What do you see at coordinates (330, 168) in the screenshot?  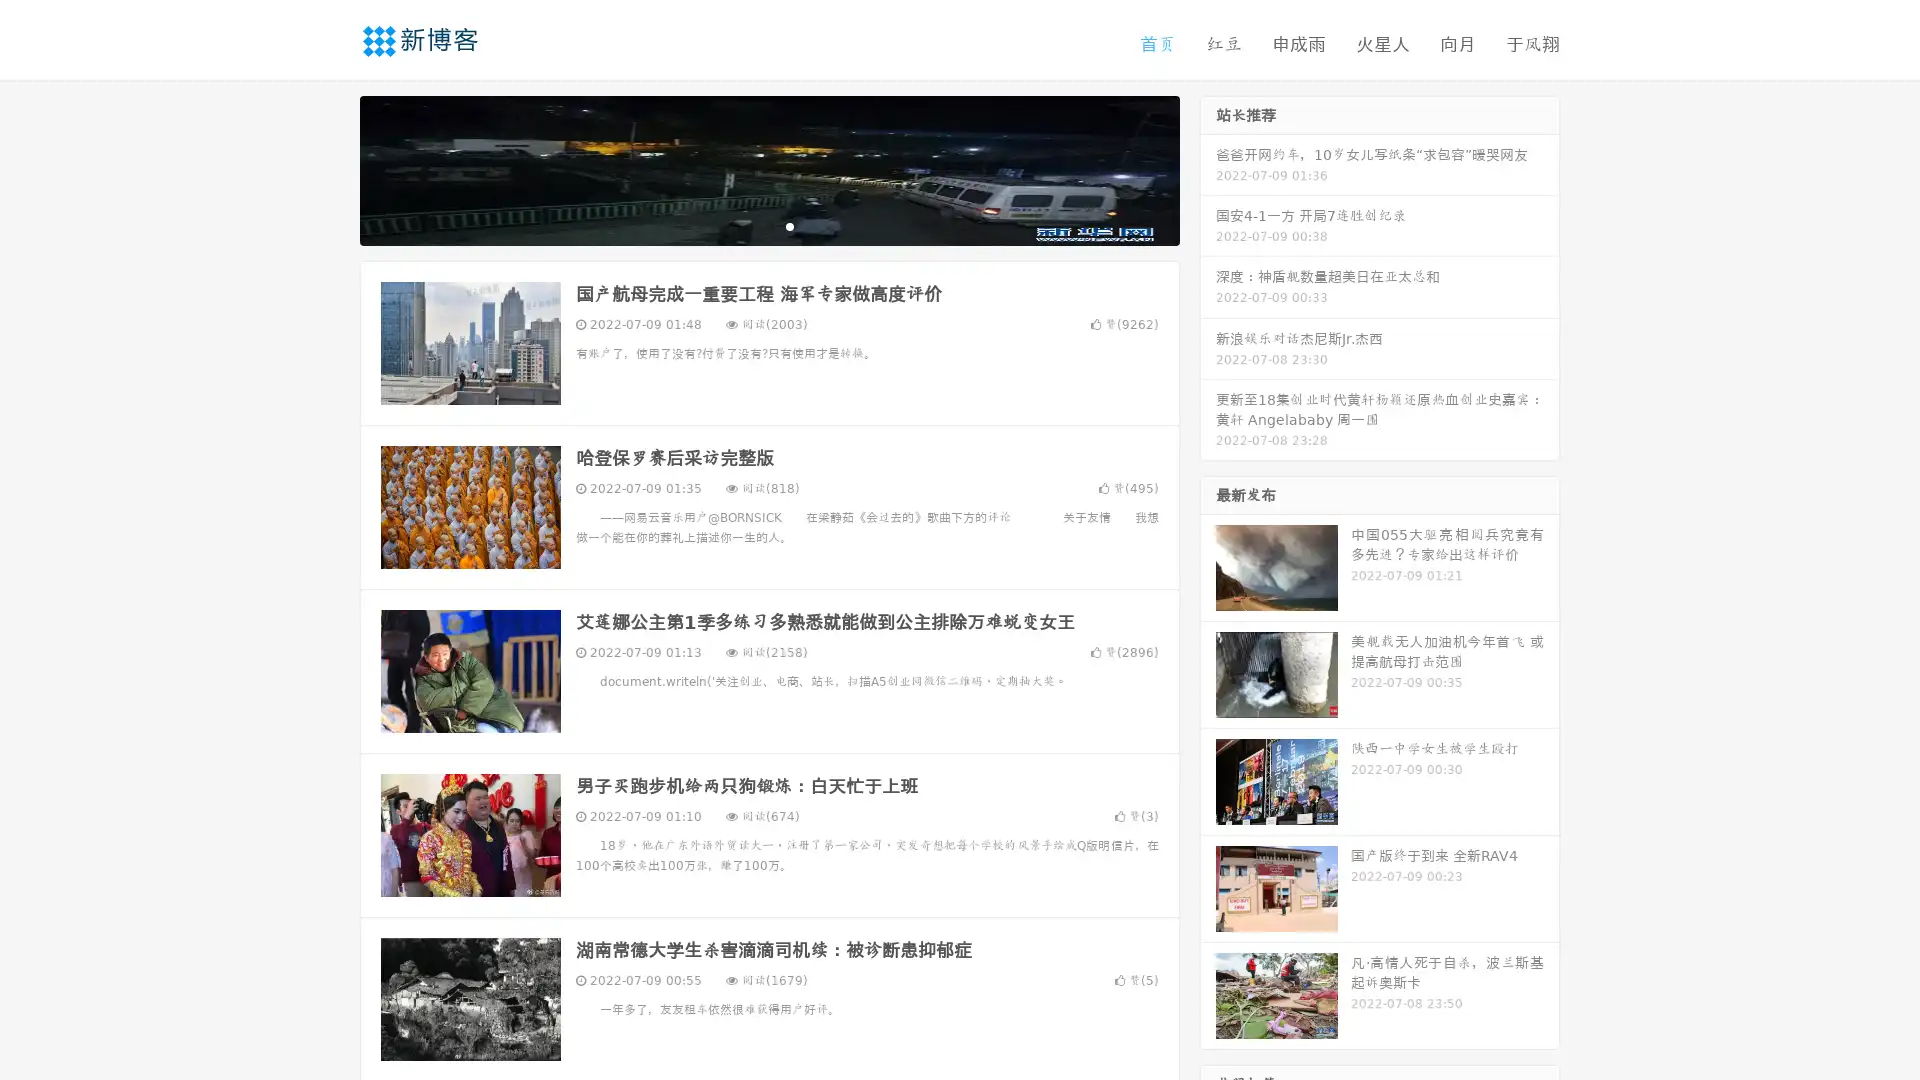 I see `Previous slide` at bounding box center [330, 168].